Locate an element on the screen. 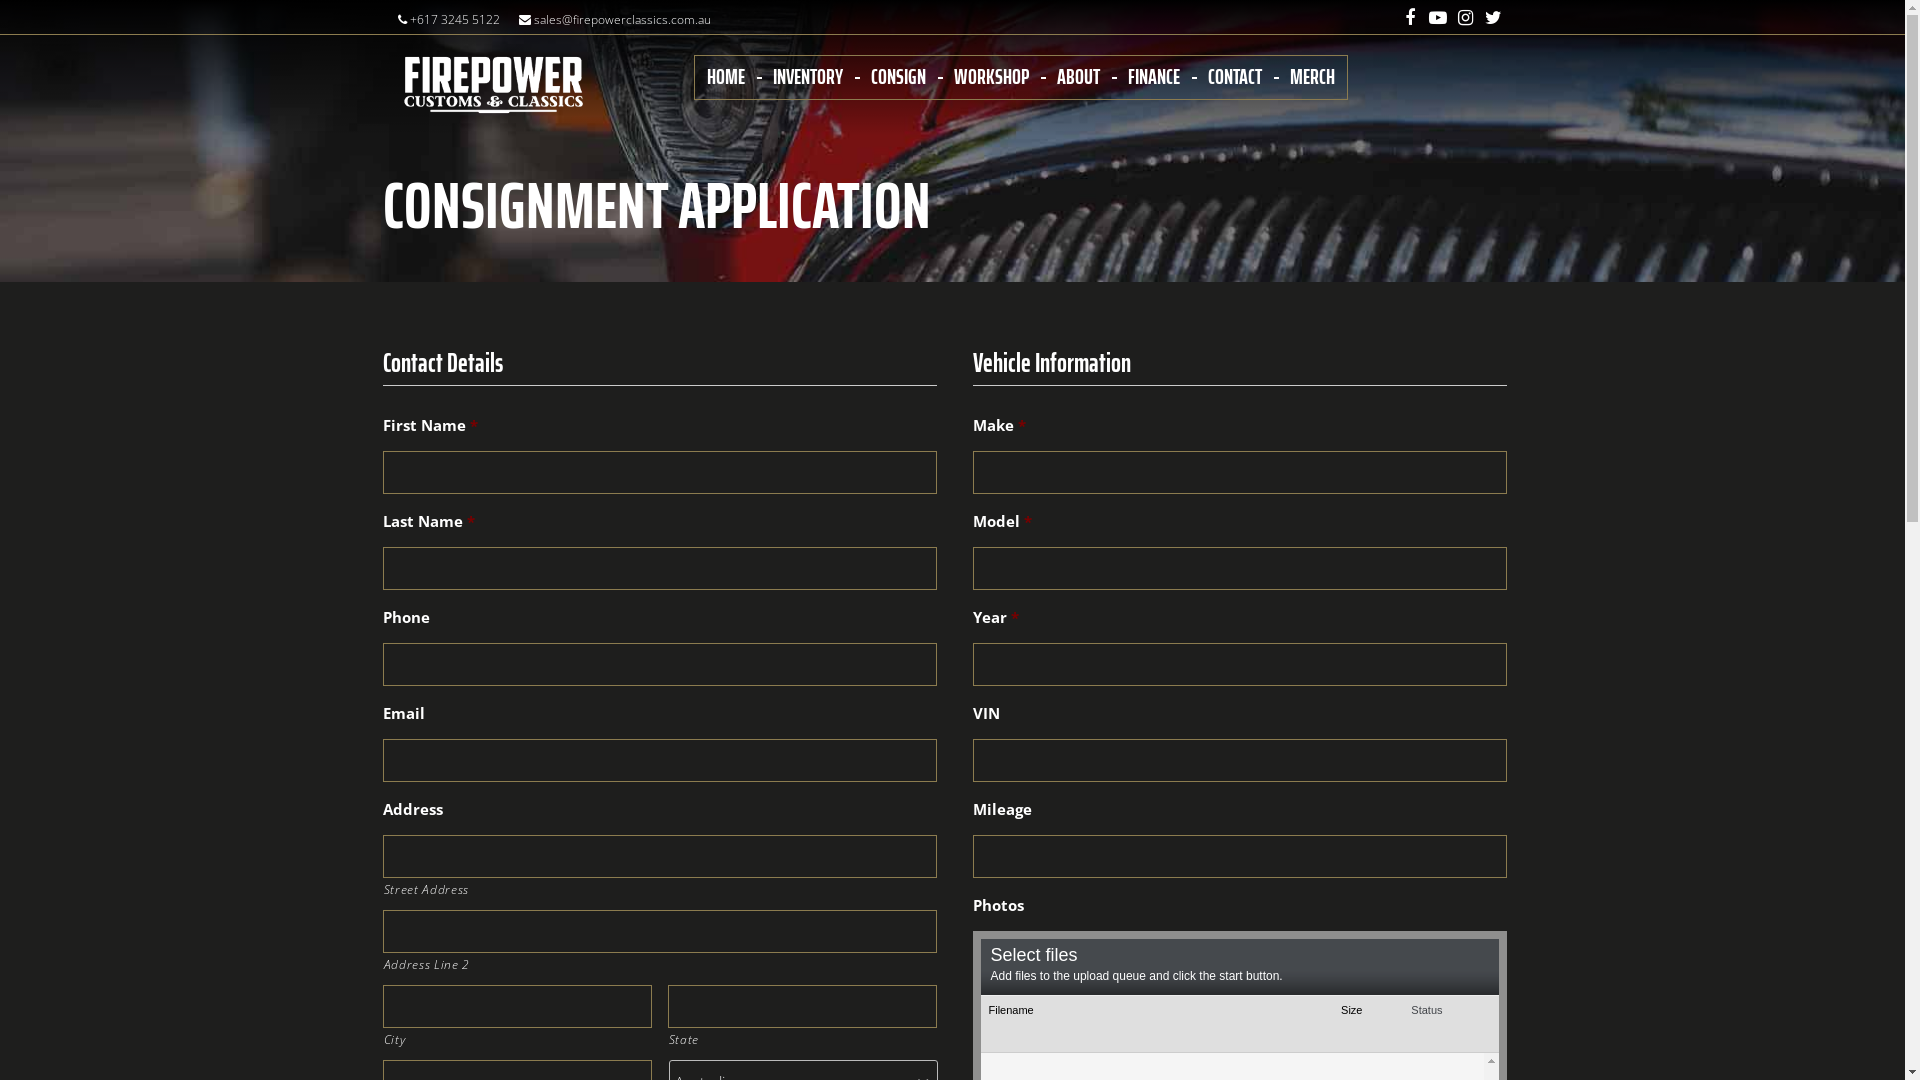 The height and width of the screenshot is (1080, 1920). 'Facebook' is located at coordinates (1395, 16).